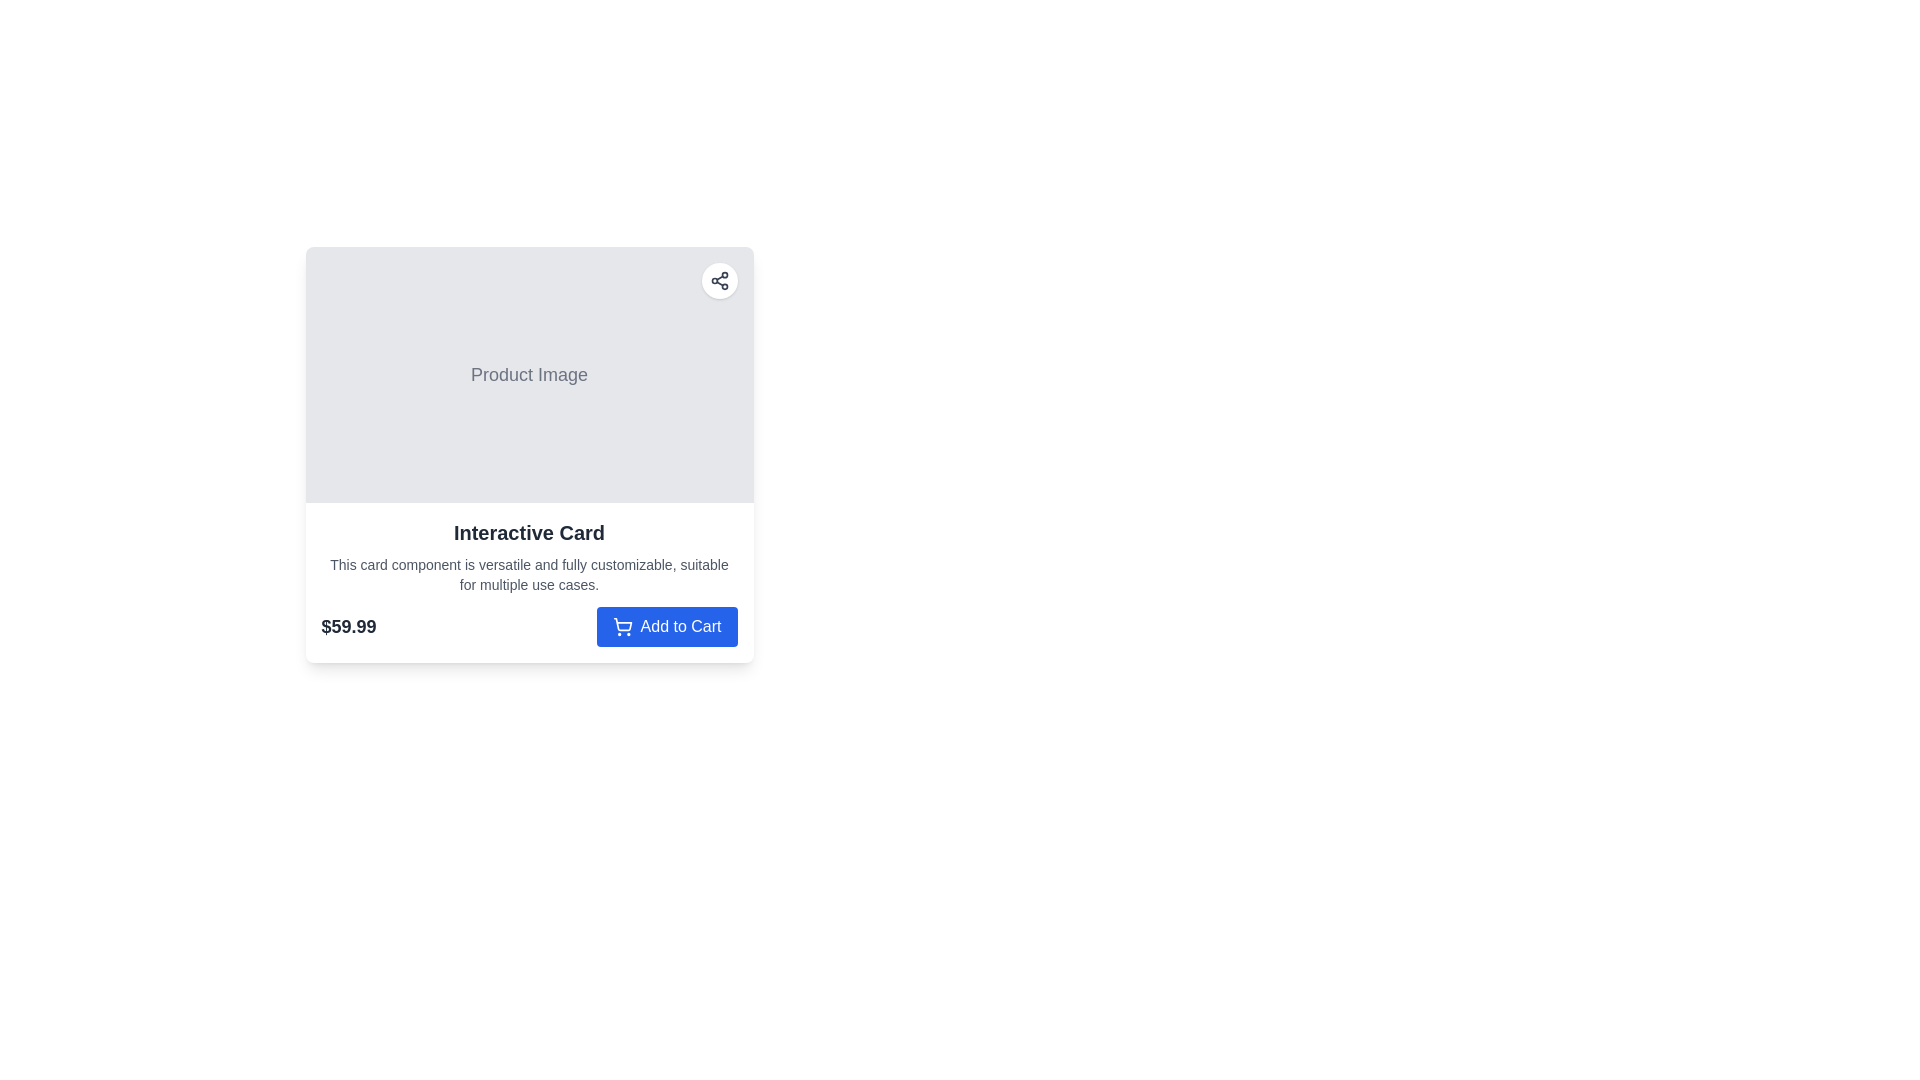 Image resolution: width=1920 pixels, height=1080 pixels. I want to click on the 'Add to Cart' button with a blue background and white text located at the bottom right of the product details layout, so click(667, 626).